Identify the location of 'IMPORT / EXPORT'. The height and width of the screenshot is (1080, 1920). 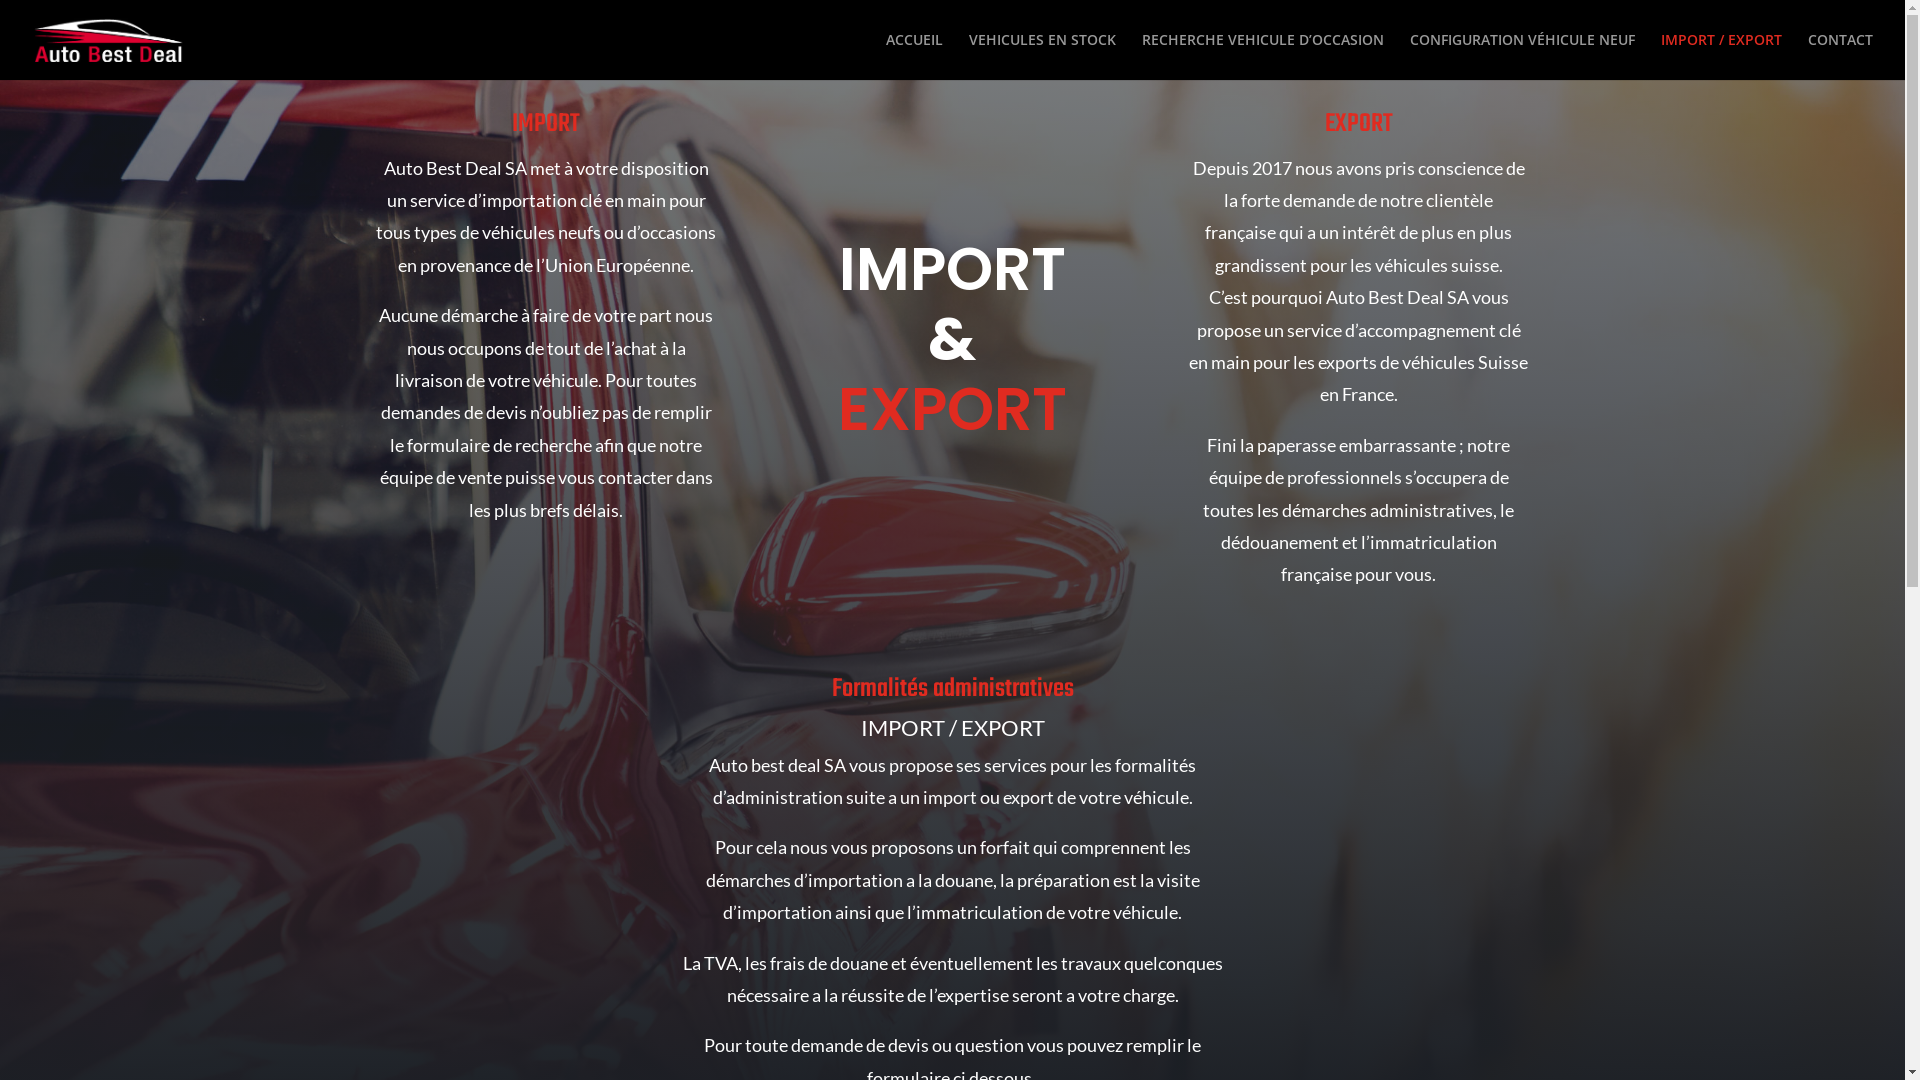
(1720, 55).